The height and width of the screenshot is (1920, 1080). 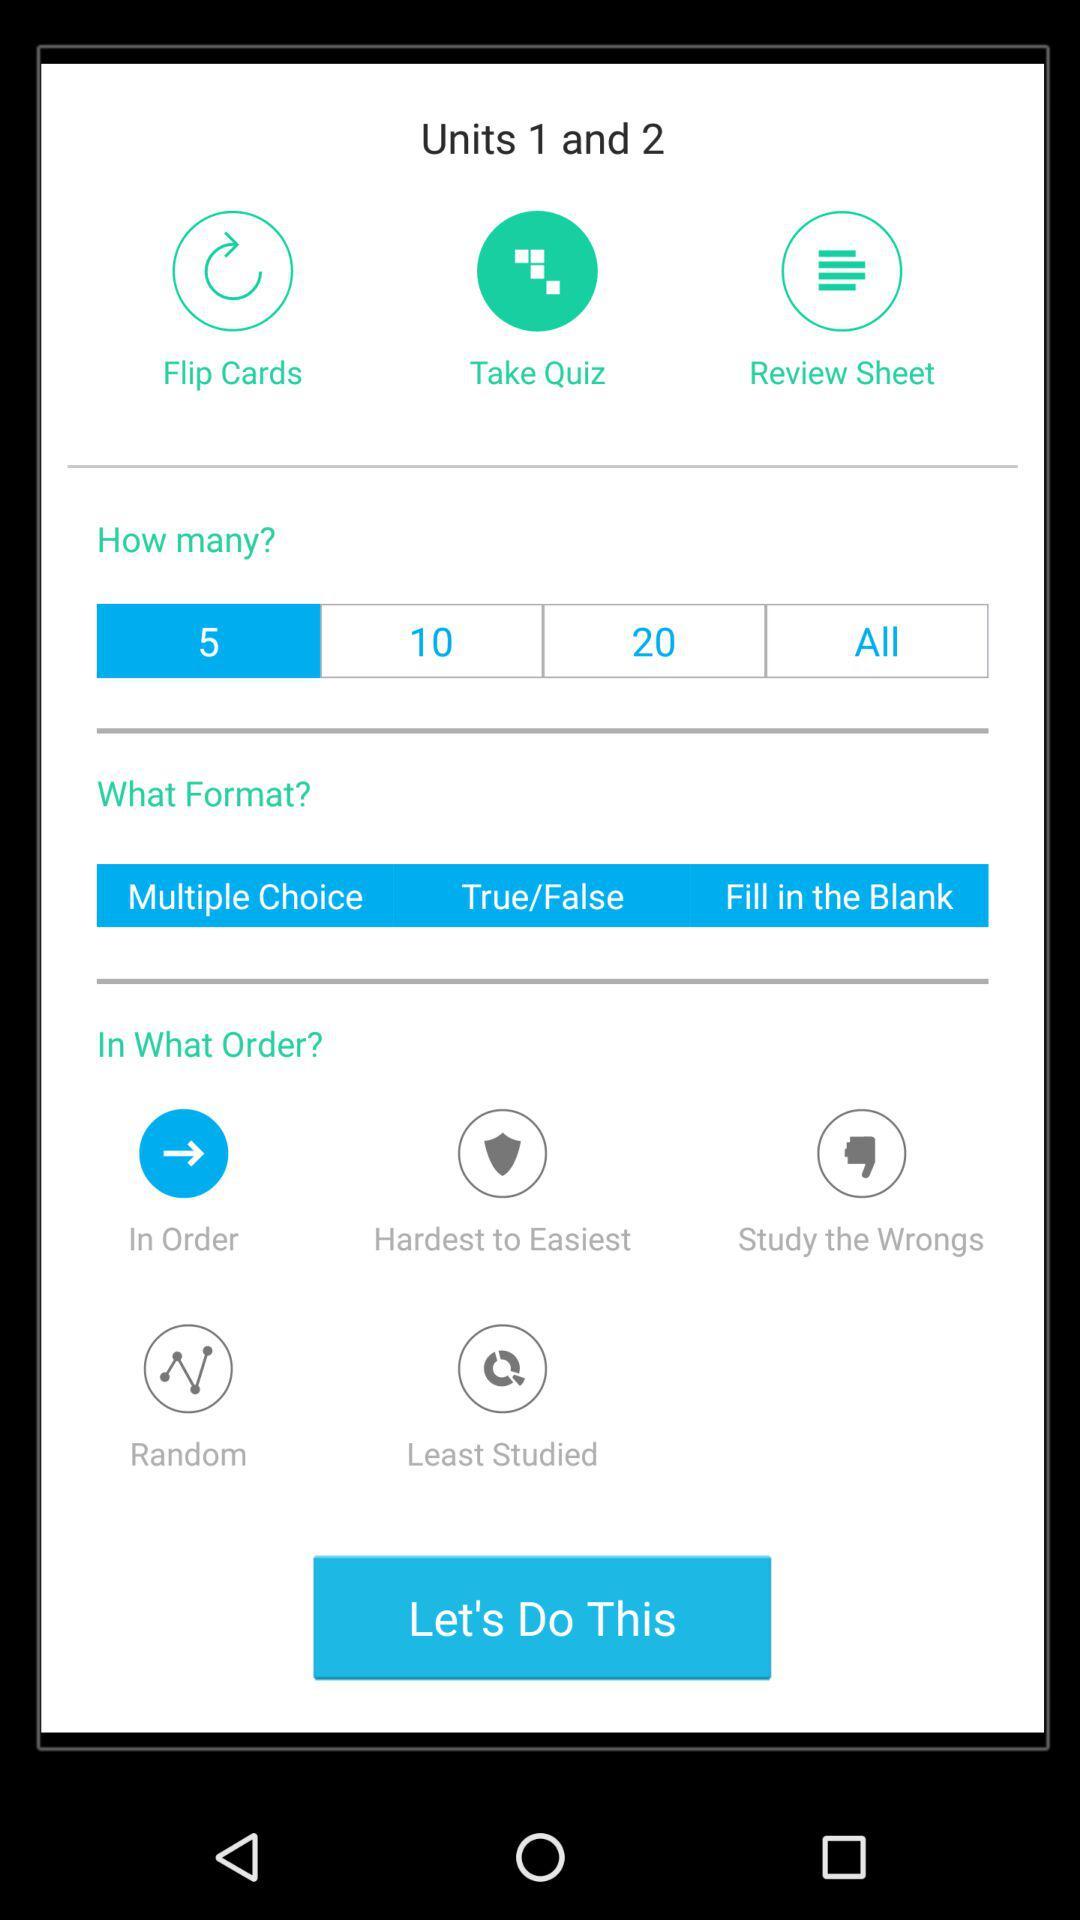 I want to click on hardest to easiest, so click(x=501, y=1153).